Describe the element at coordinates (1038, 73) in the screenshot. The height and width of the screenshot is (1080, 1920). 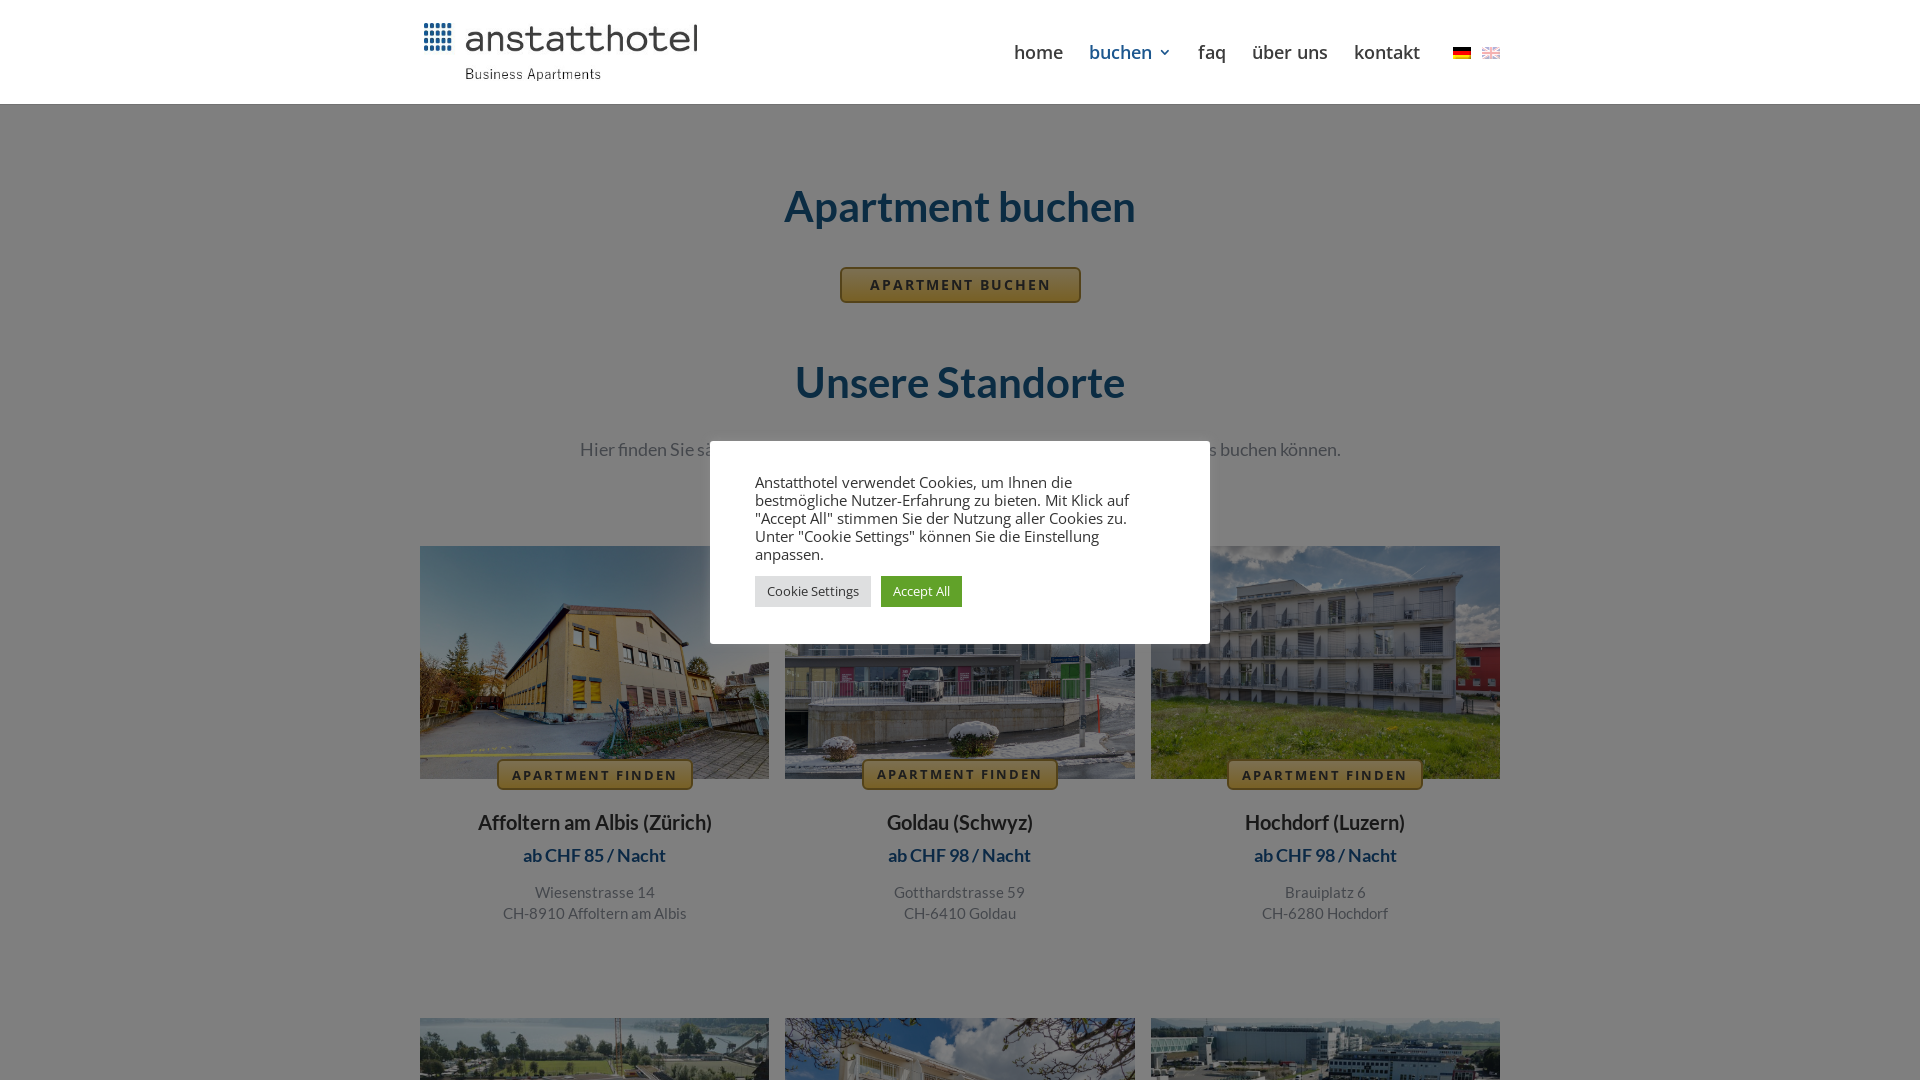
I see `'home'` at that location.